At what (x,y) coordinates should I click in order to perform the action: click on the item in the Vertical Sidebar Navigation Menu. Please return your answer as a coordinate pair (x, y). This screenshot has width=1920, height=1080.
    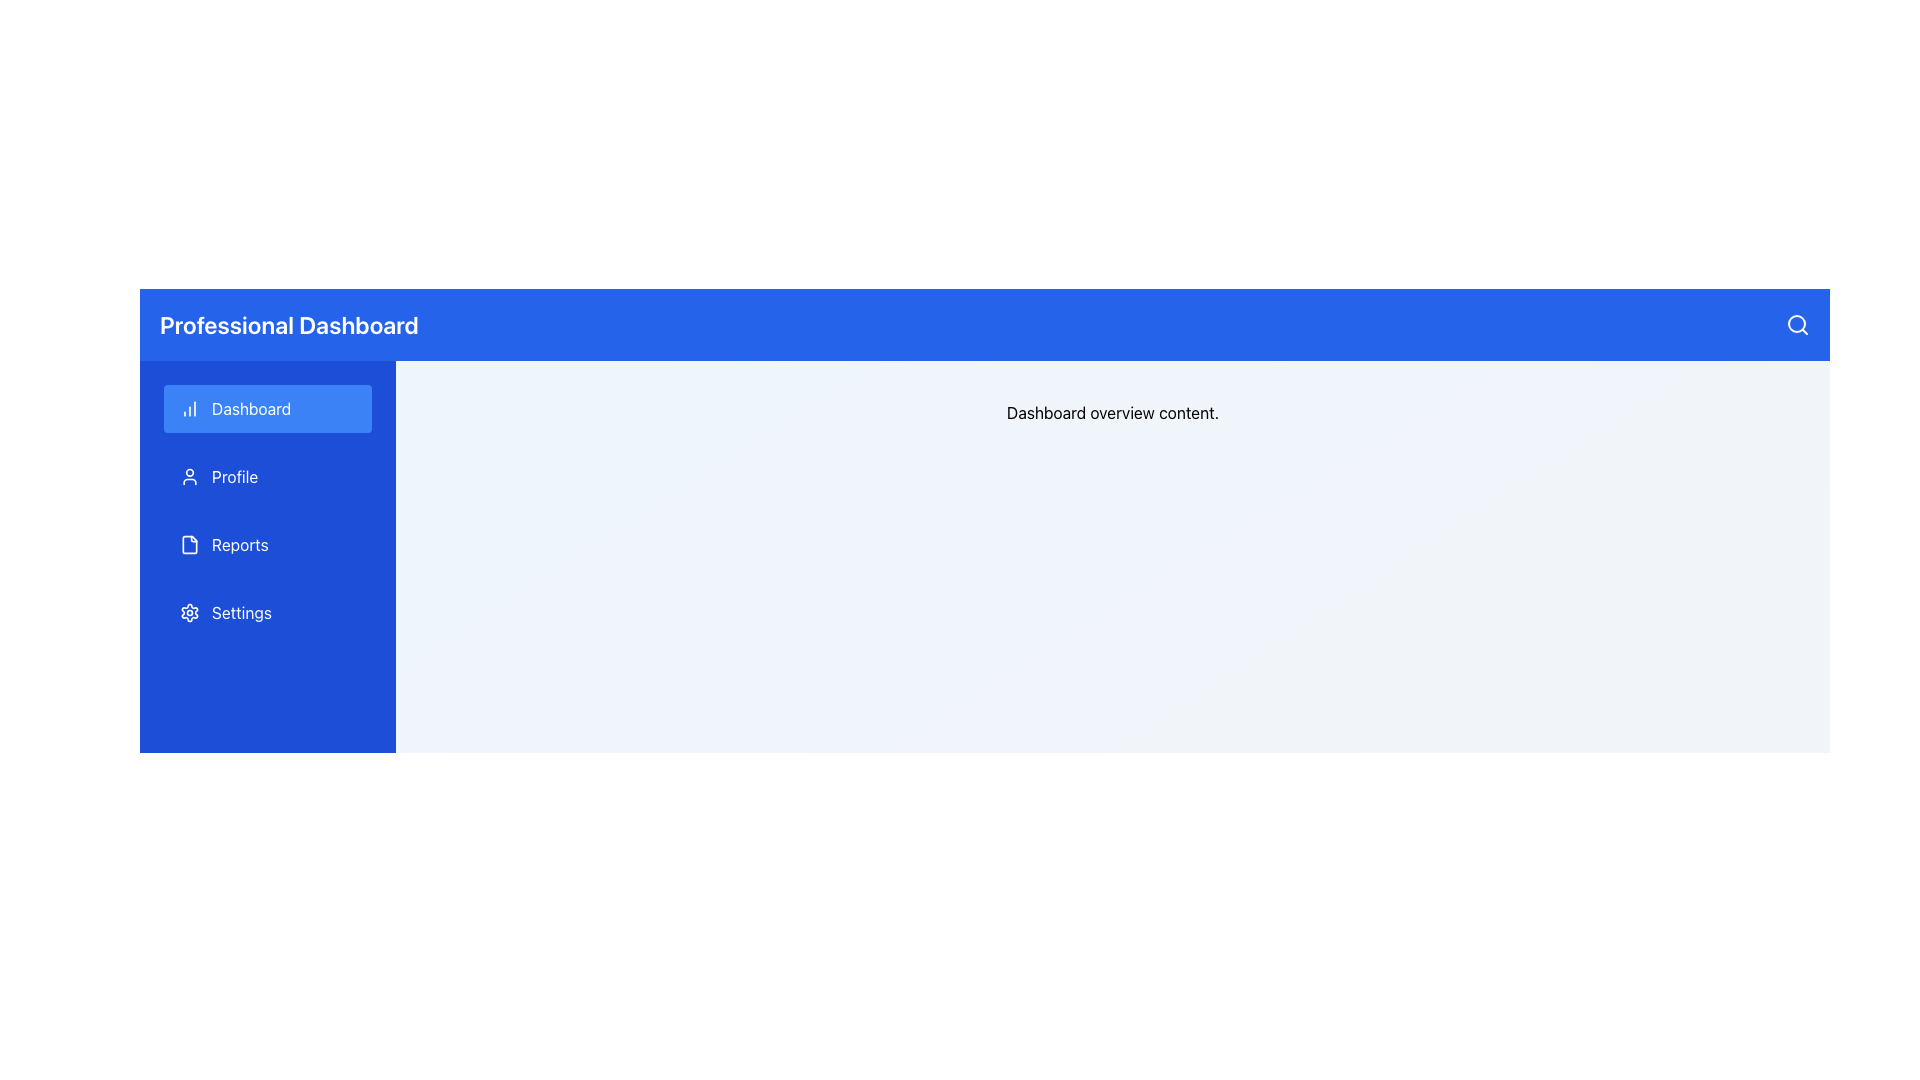
    Looking at the image, I should click on (267, 509).